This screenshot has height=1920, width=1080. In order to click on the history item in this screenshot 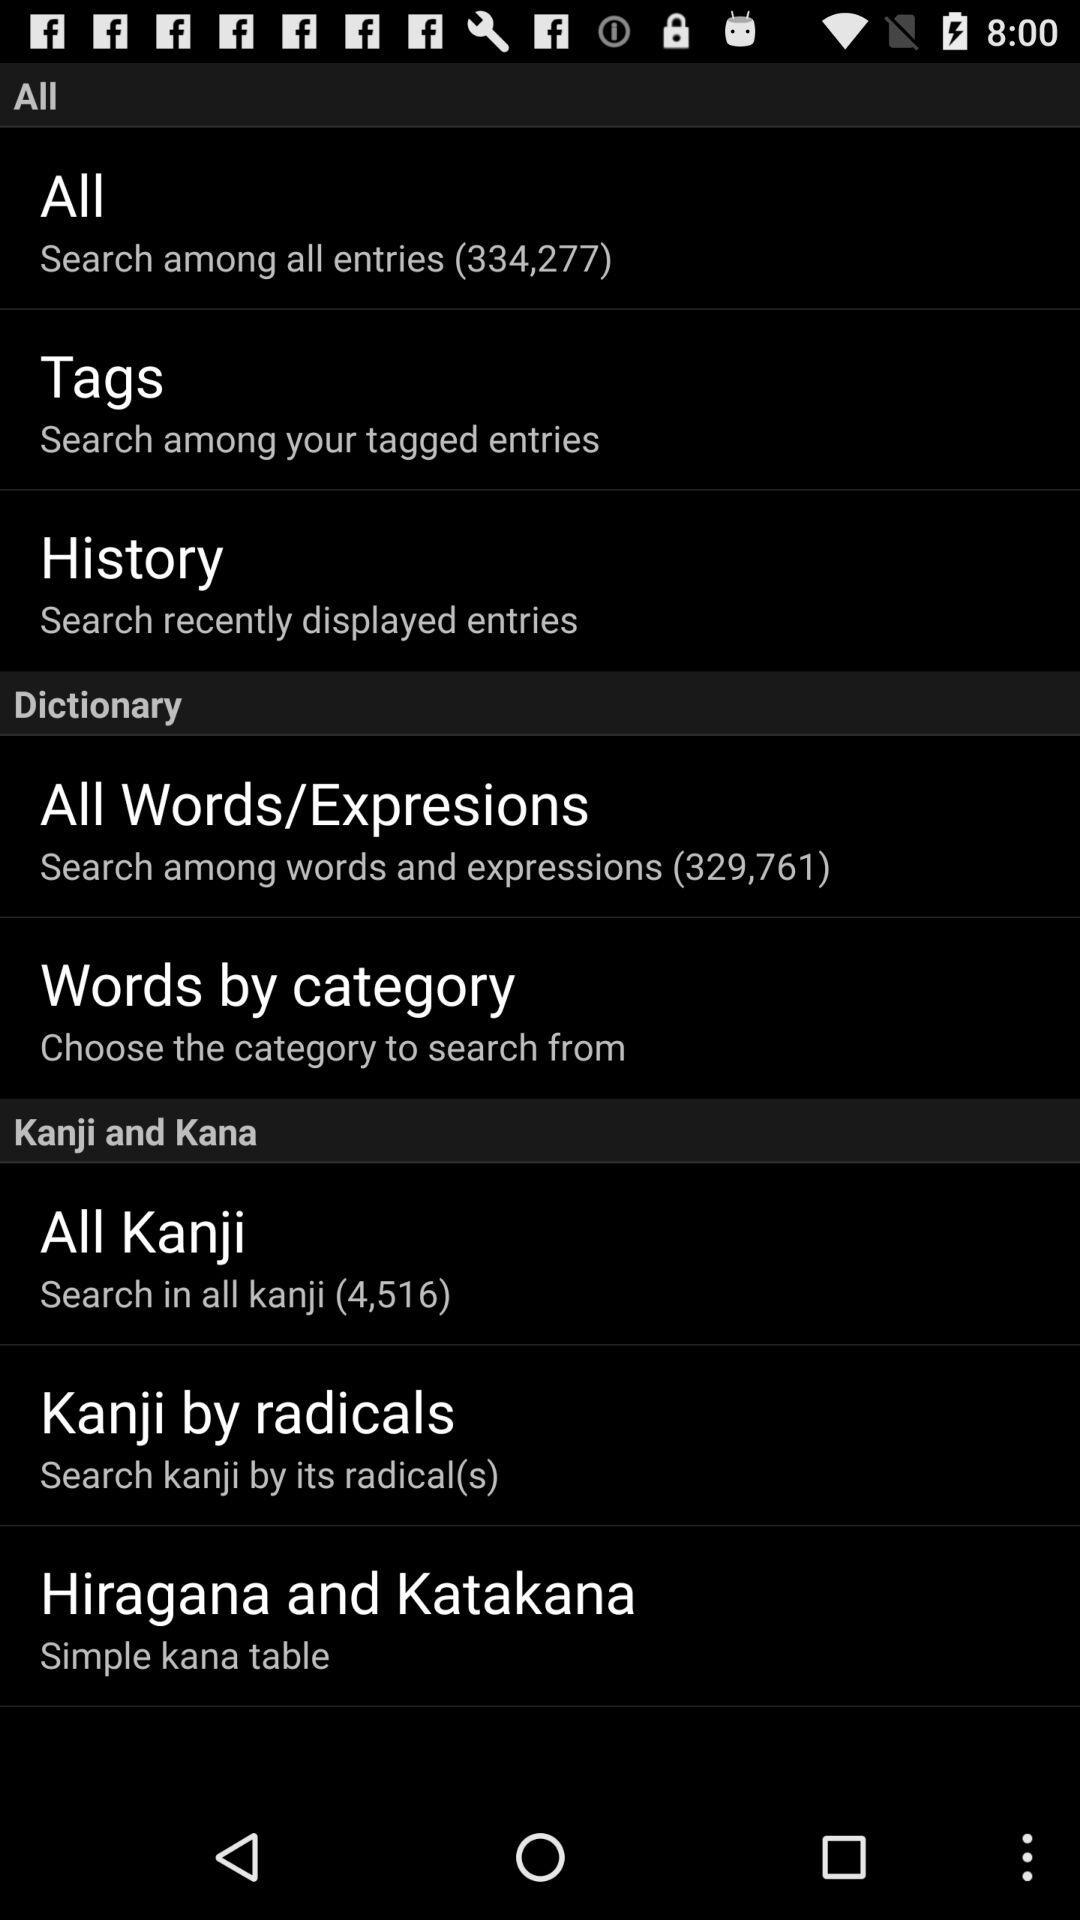, I will do `click(559, 555)`.